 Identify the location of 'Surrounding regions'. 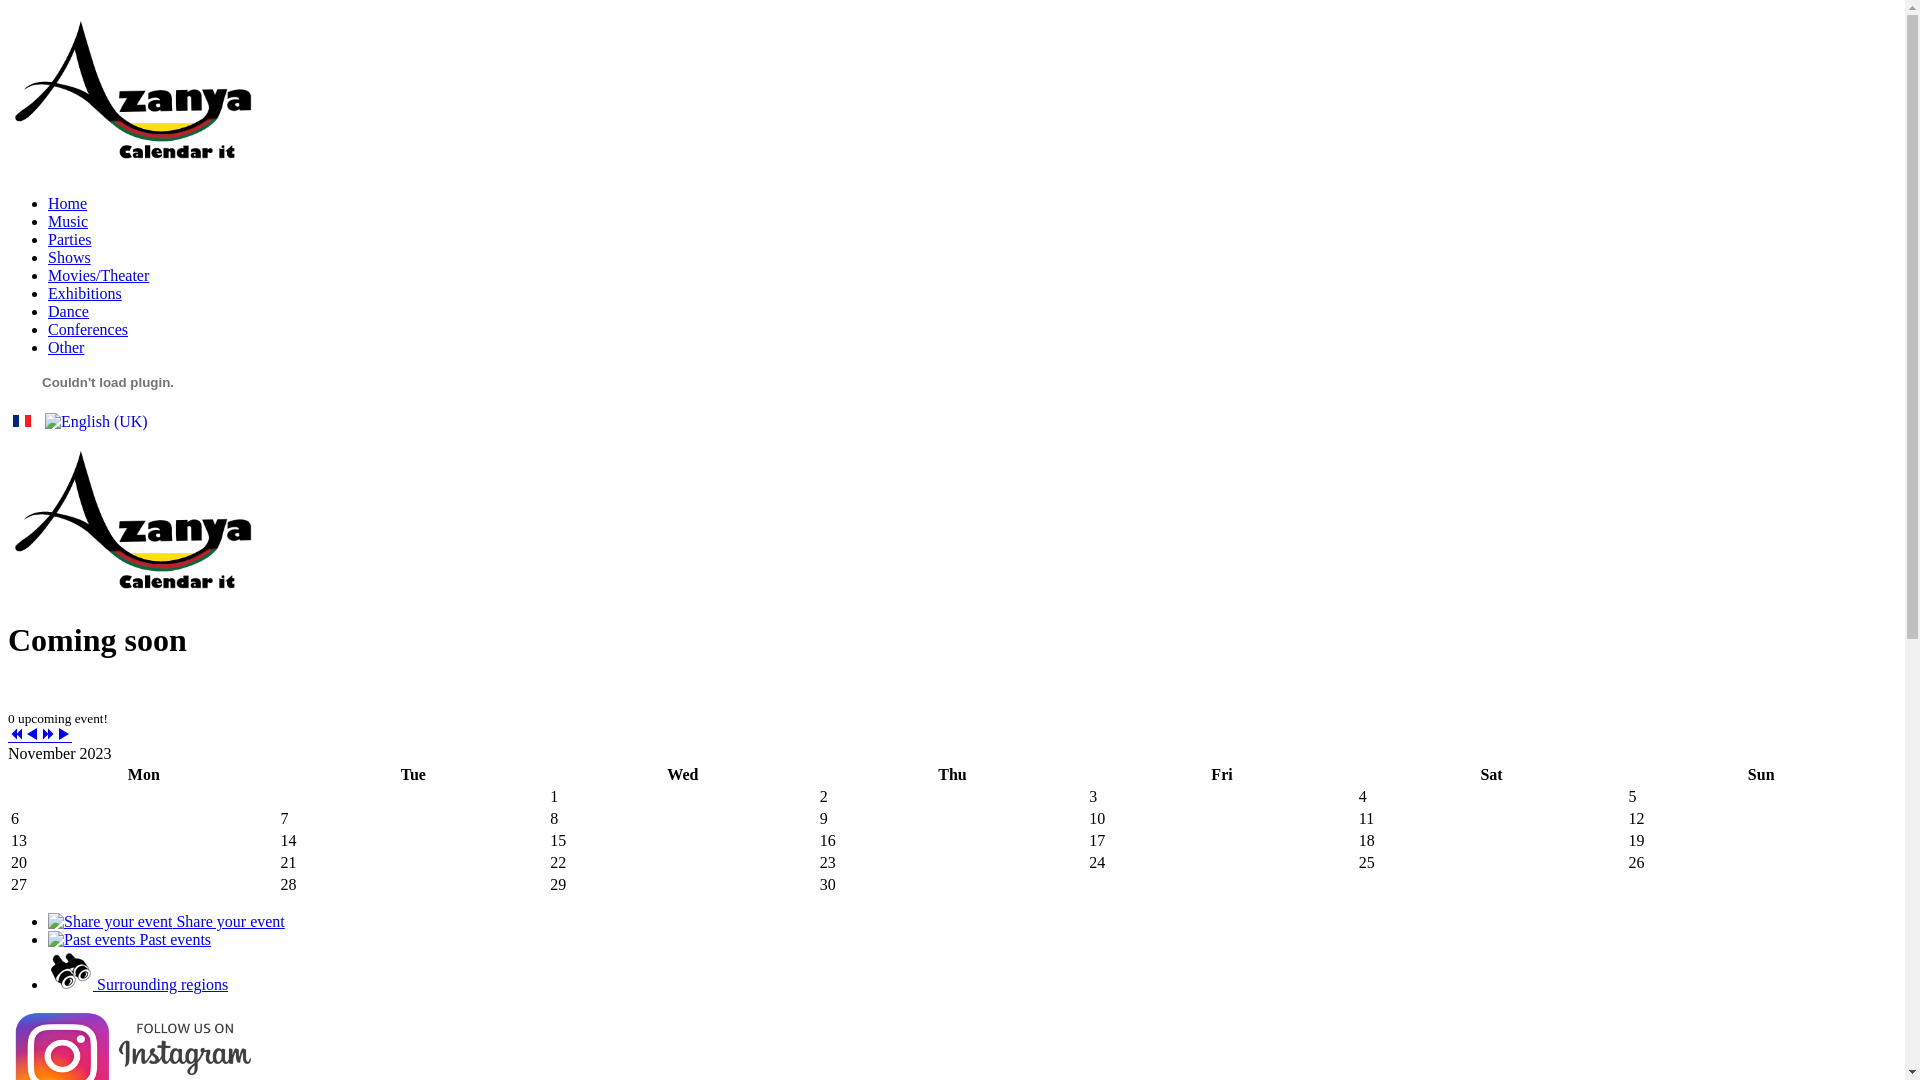
(137, 983).